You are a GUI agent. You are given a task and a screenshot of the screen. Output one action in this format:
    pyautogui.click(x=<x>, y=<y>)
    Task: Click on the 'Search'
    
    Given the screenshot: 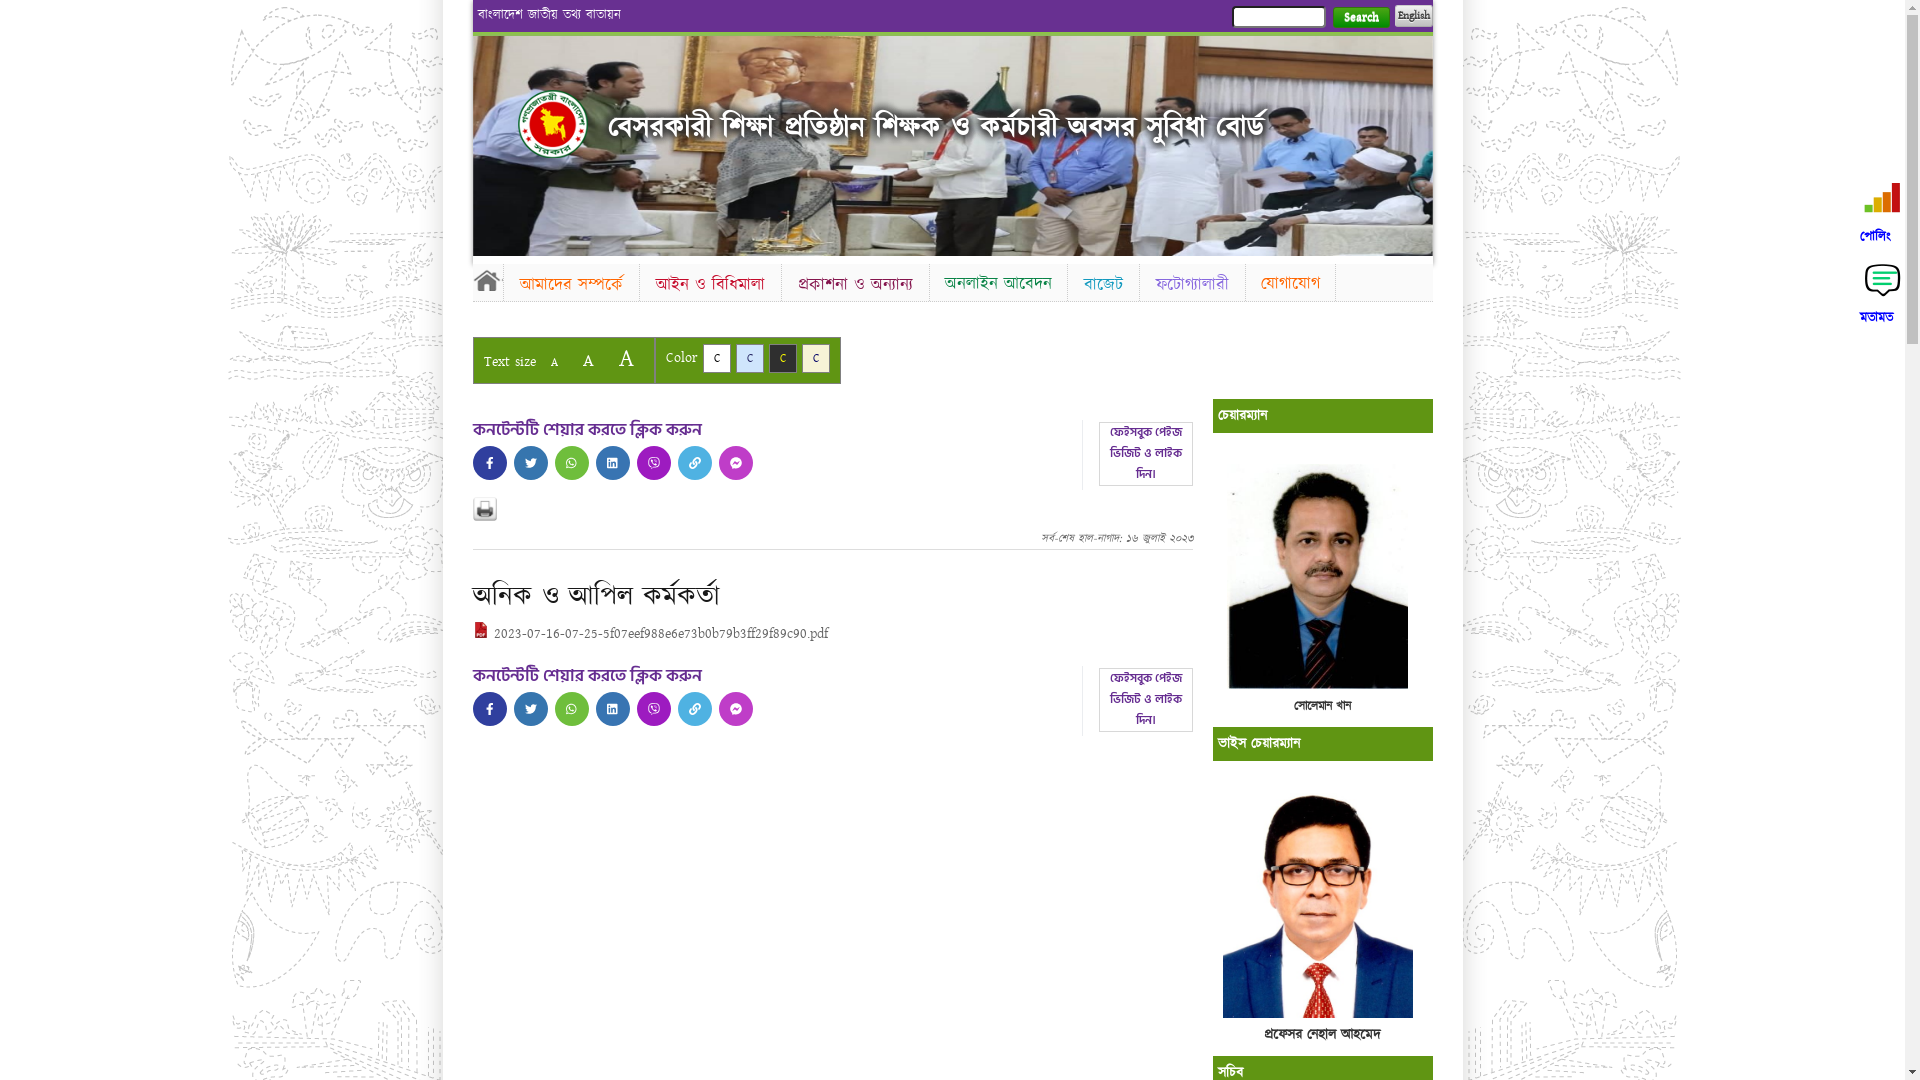 What is the action you would take?
    pyautogui.click(x=1360, y=17)
    